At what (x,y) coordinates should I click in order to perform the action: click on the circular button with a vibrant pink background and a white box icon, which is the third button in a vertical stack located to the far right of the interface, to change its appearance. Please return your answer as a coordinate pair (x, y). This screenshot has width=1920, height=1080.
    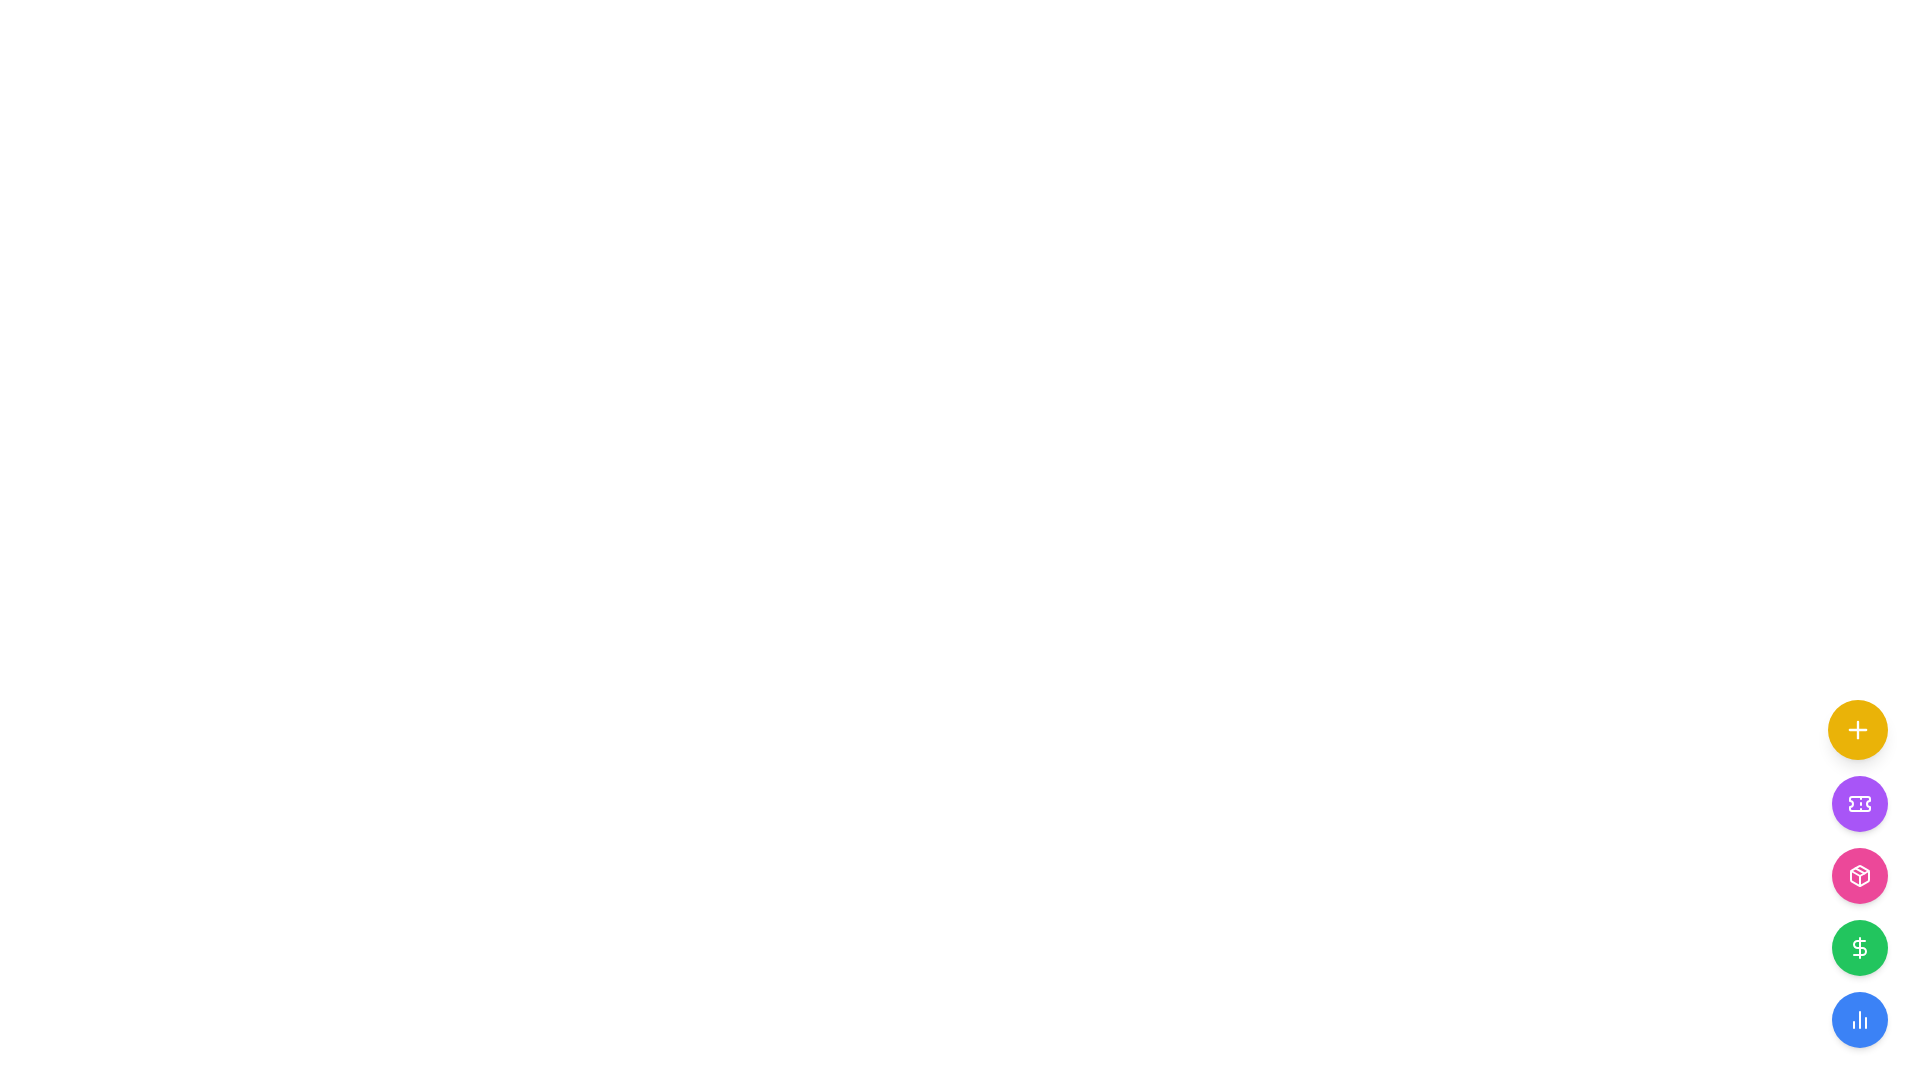
    Looking at the image, I should click on (1859, 874).